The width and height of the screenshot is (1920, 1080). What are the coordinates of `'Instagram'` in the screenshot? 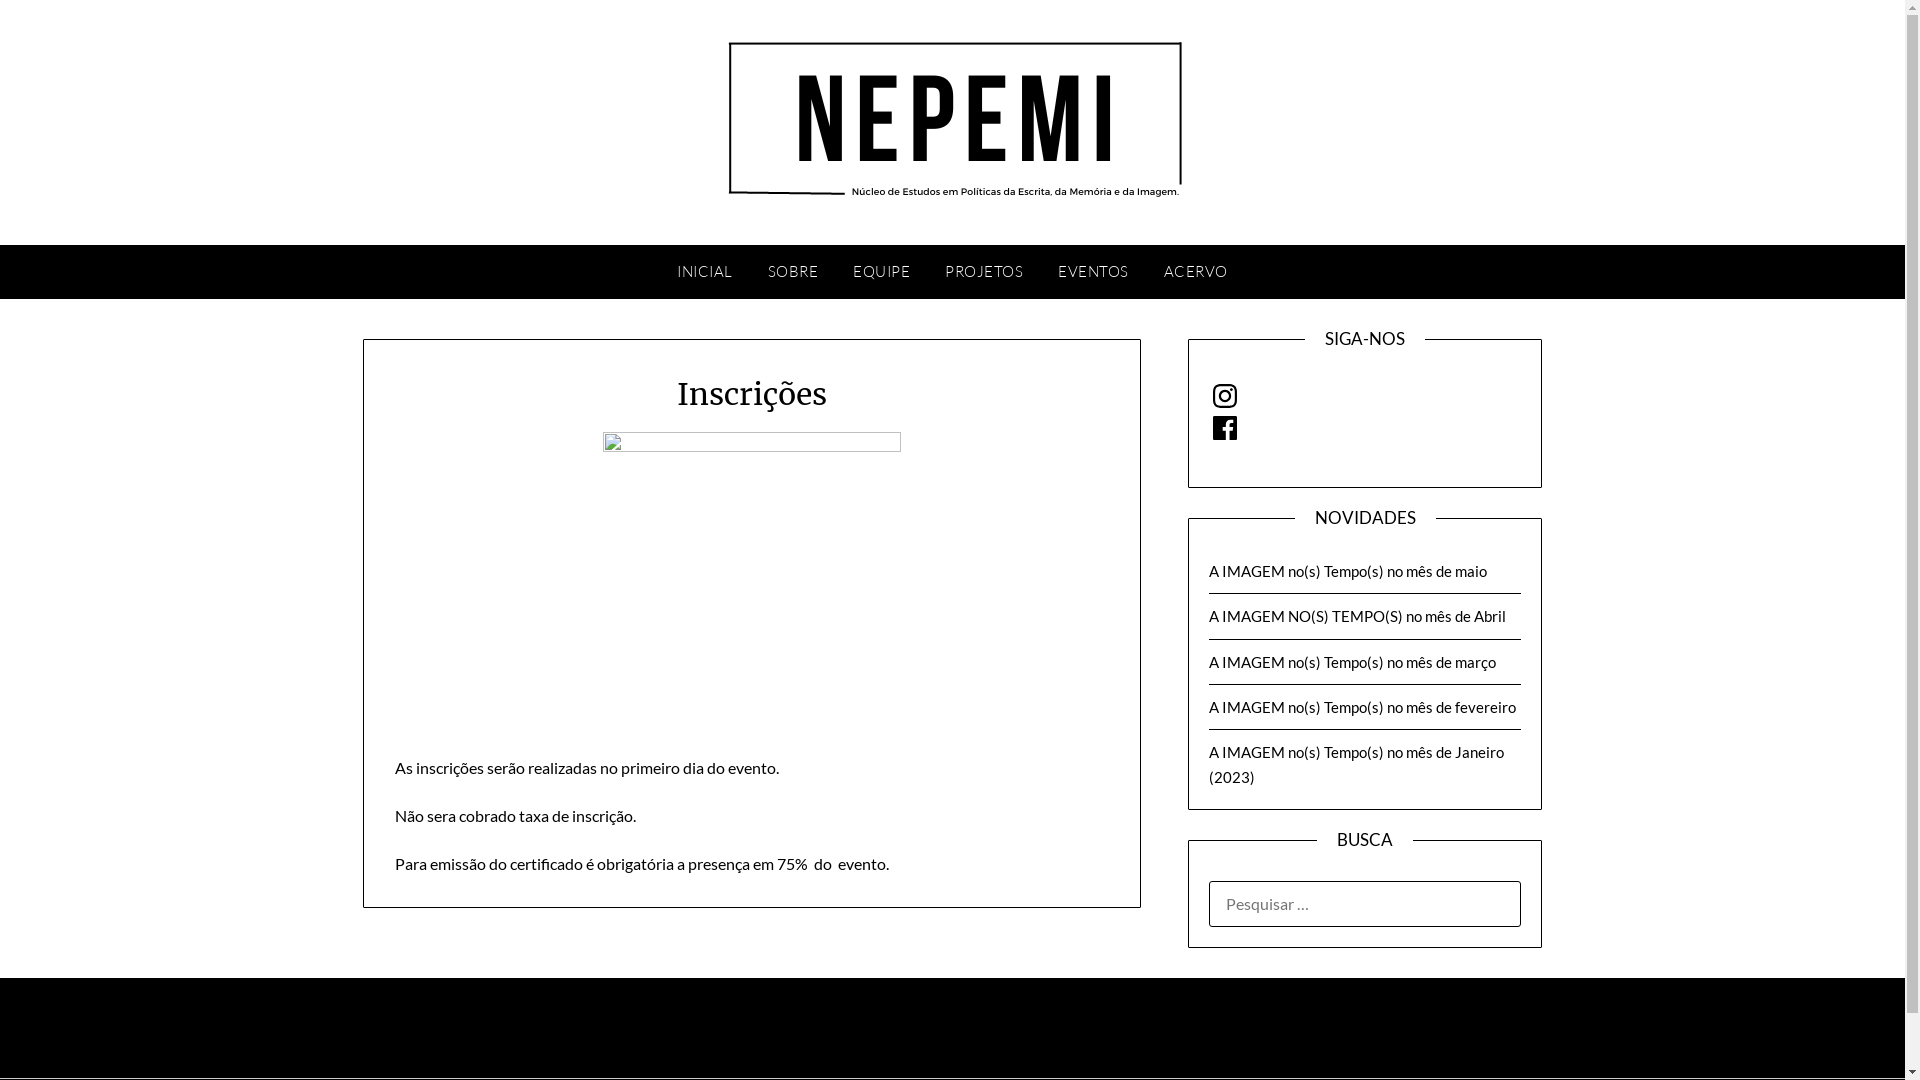 It's located at (1223, 396).